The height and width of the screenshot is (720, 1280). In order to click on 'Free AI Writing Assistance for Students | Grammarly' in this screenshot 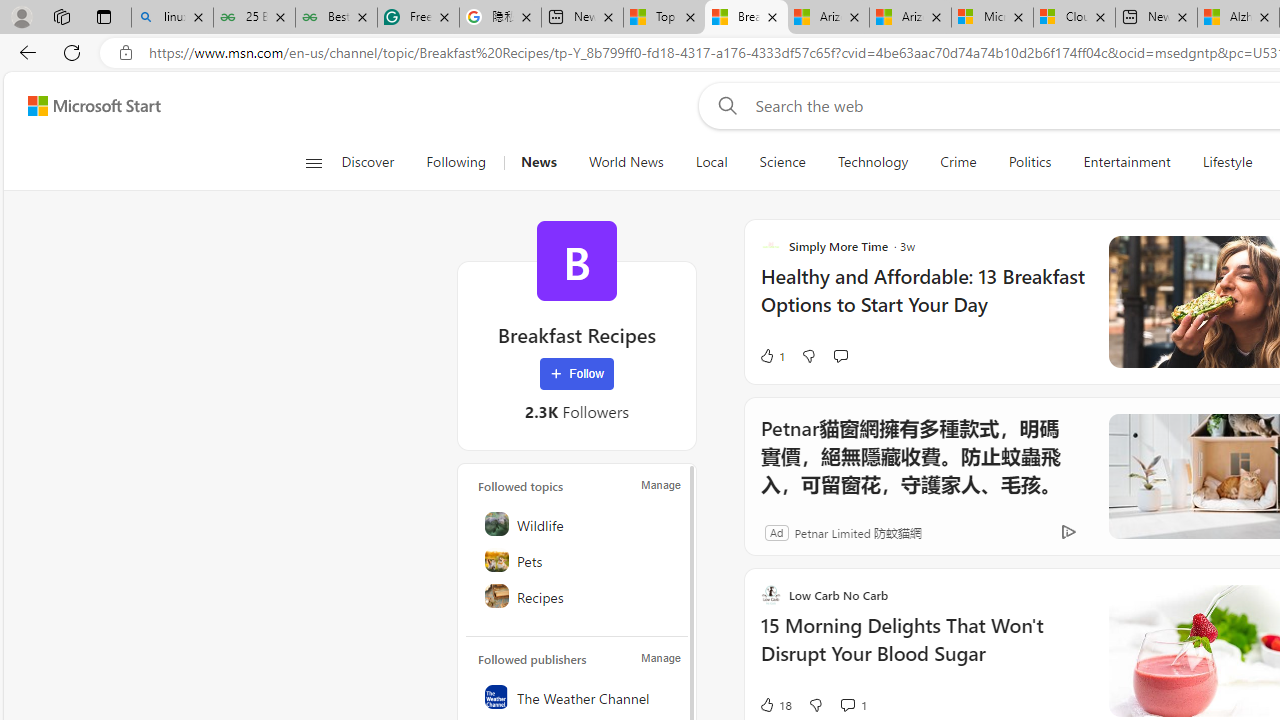, I will do `click(417, 17)`.